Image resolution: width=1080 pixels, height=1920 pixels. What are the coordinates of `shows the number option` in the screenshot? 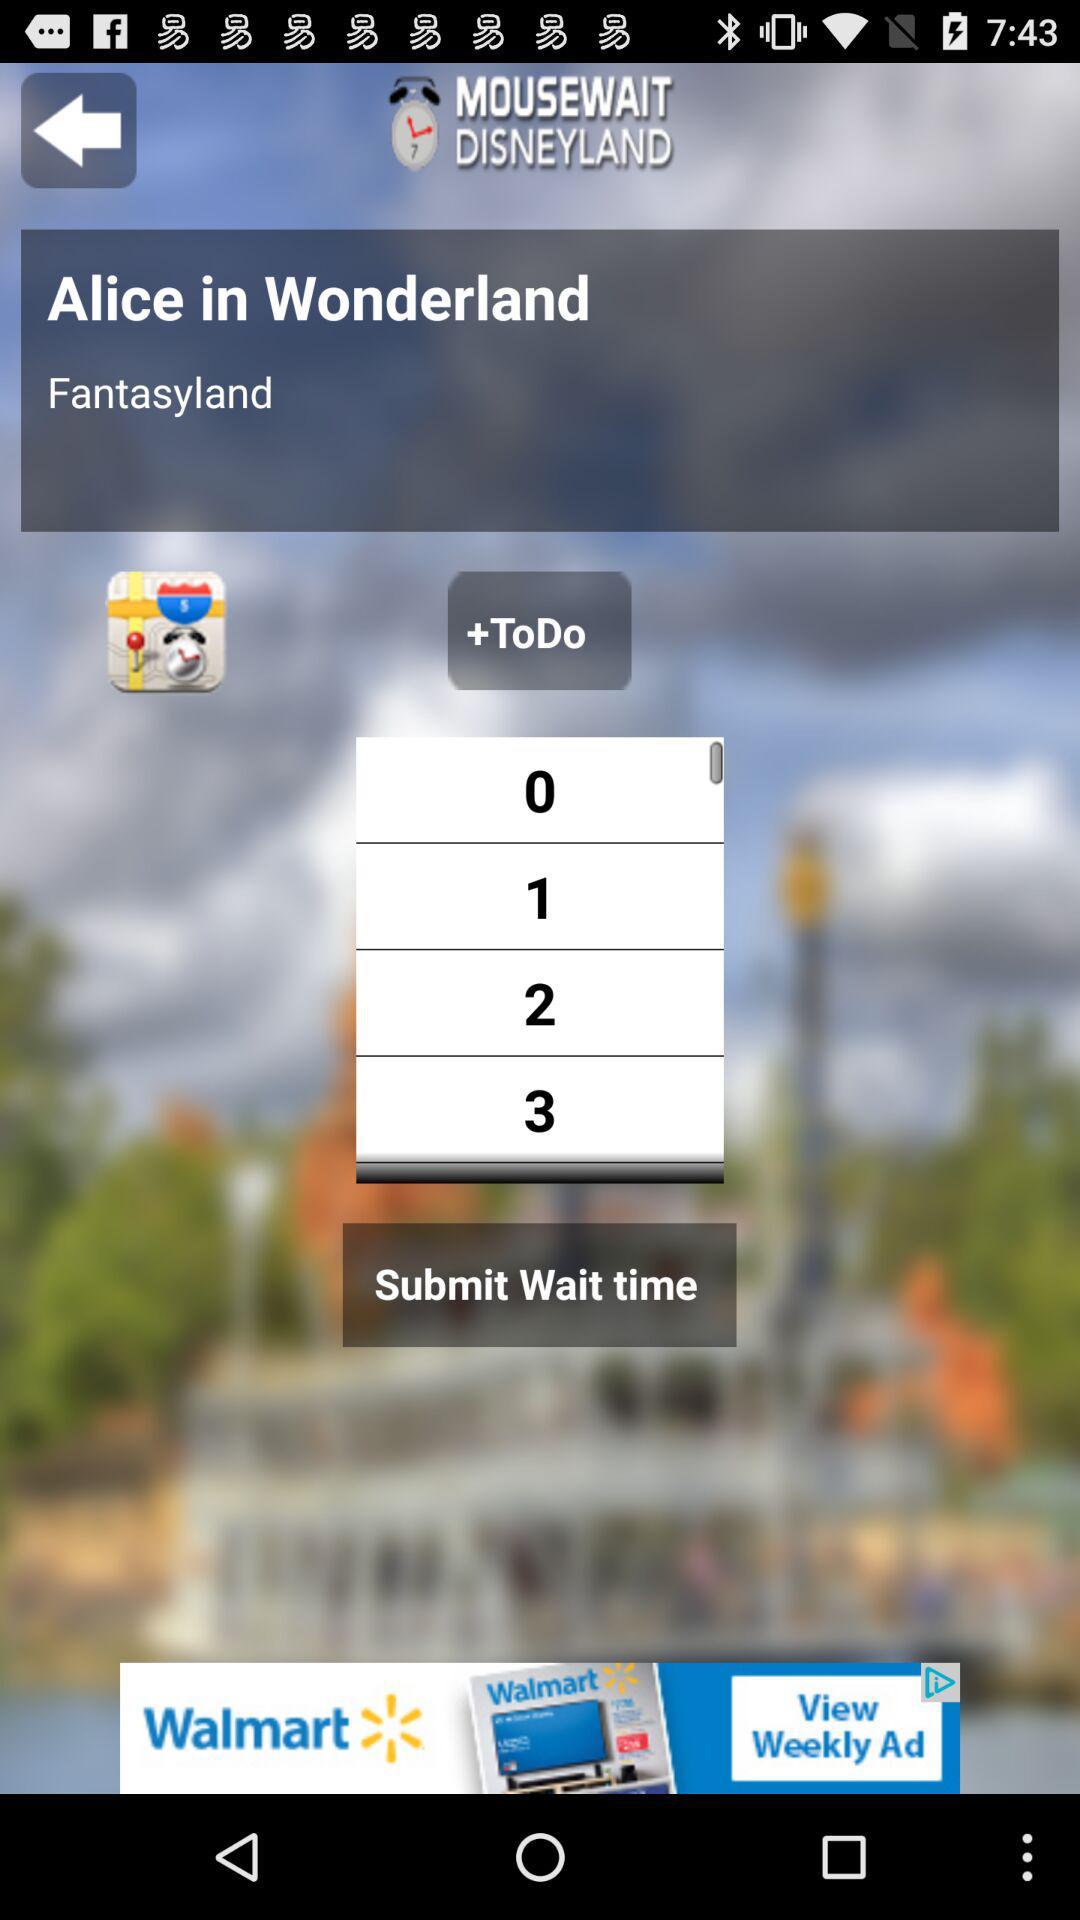 It's located at (658, 960).